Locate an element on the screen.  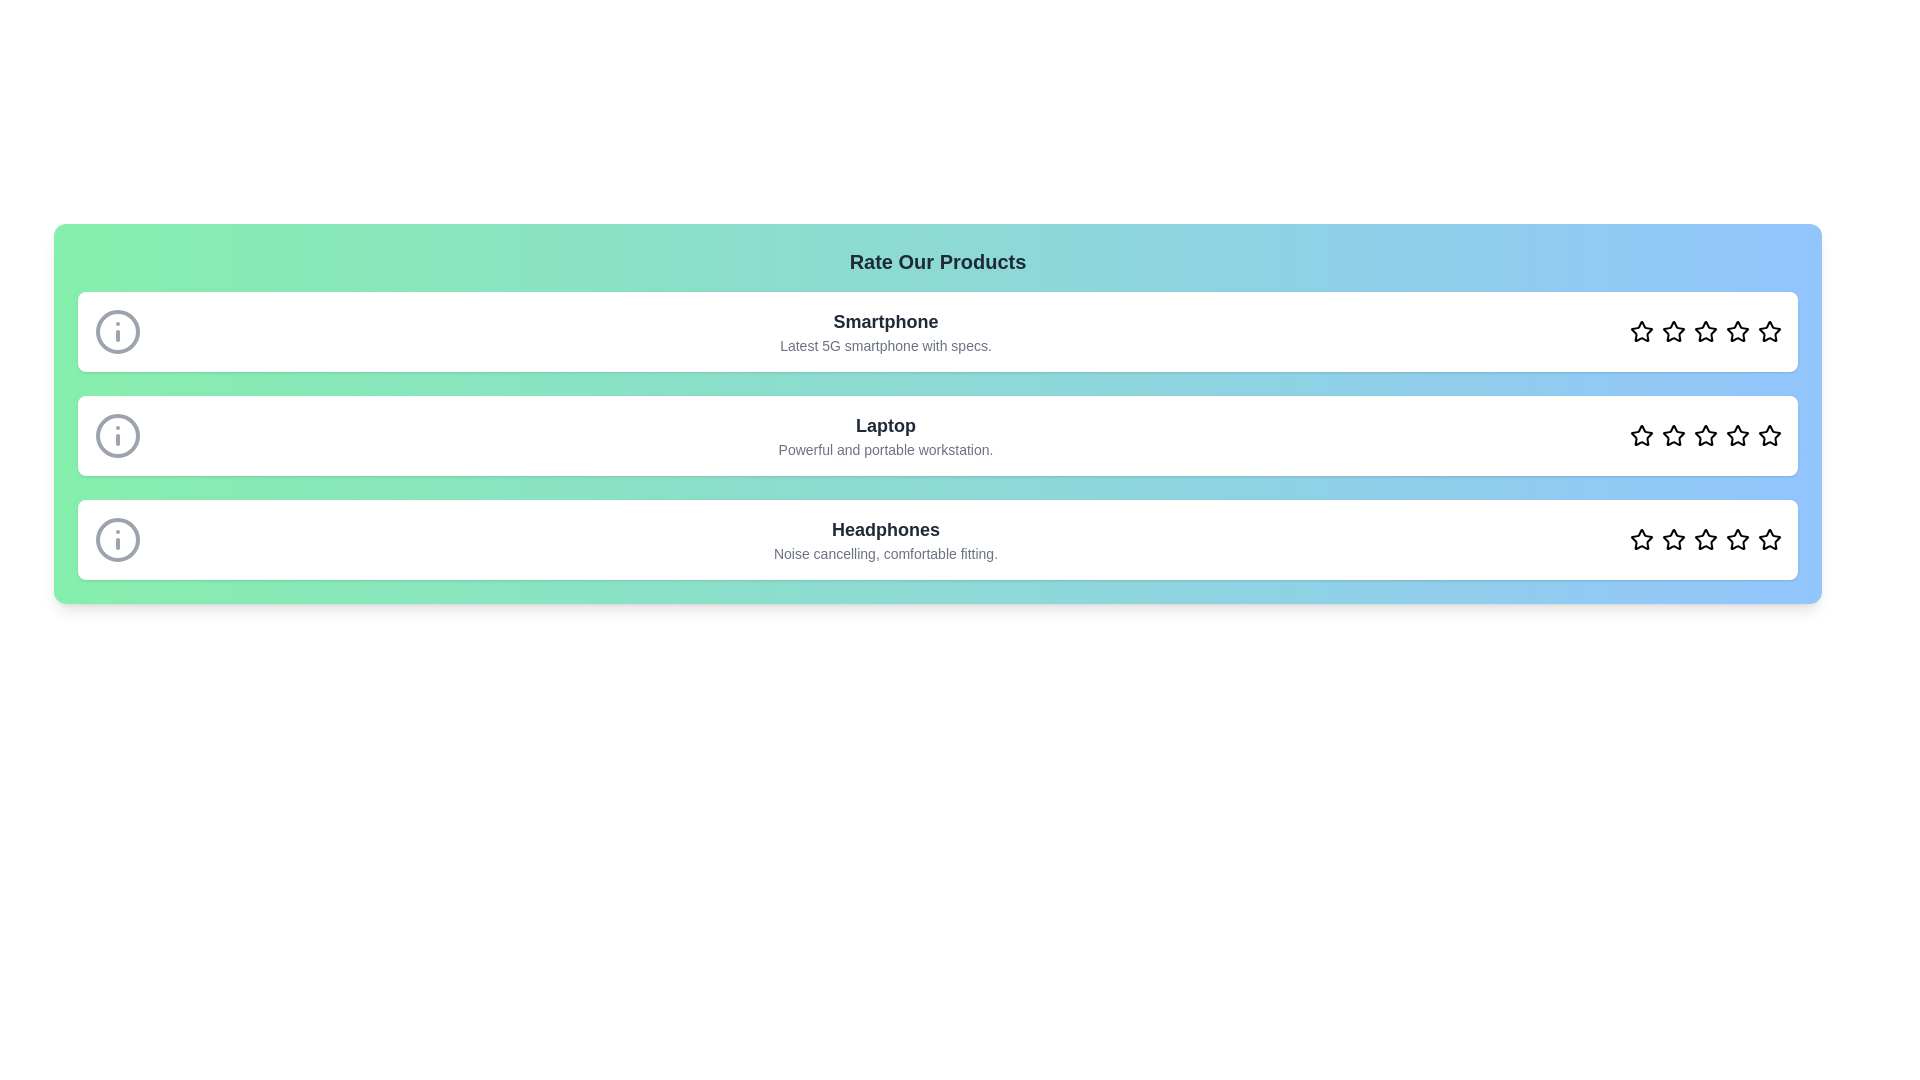
the fourth star is located at coordinates (1703, 330).